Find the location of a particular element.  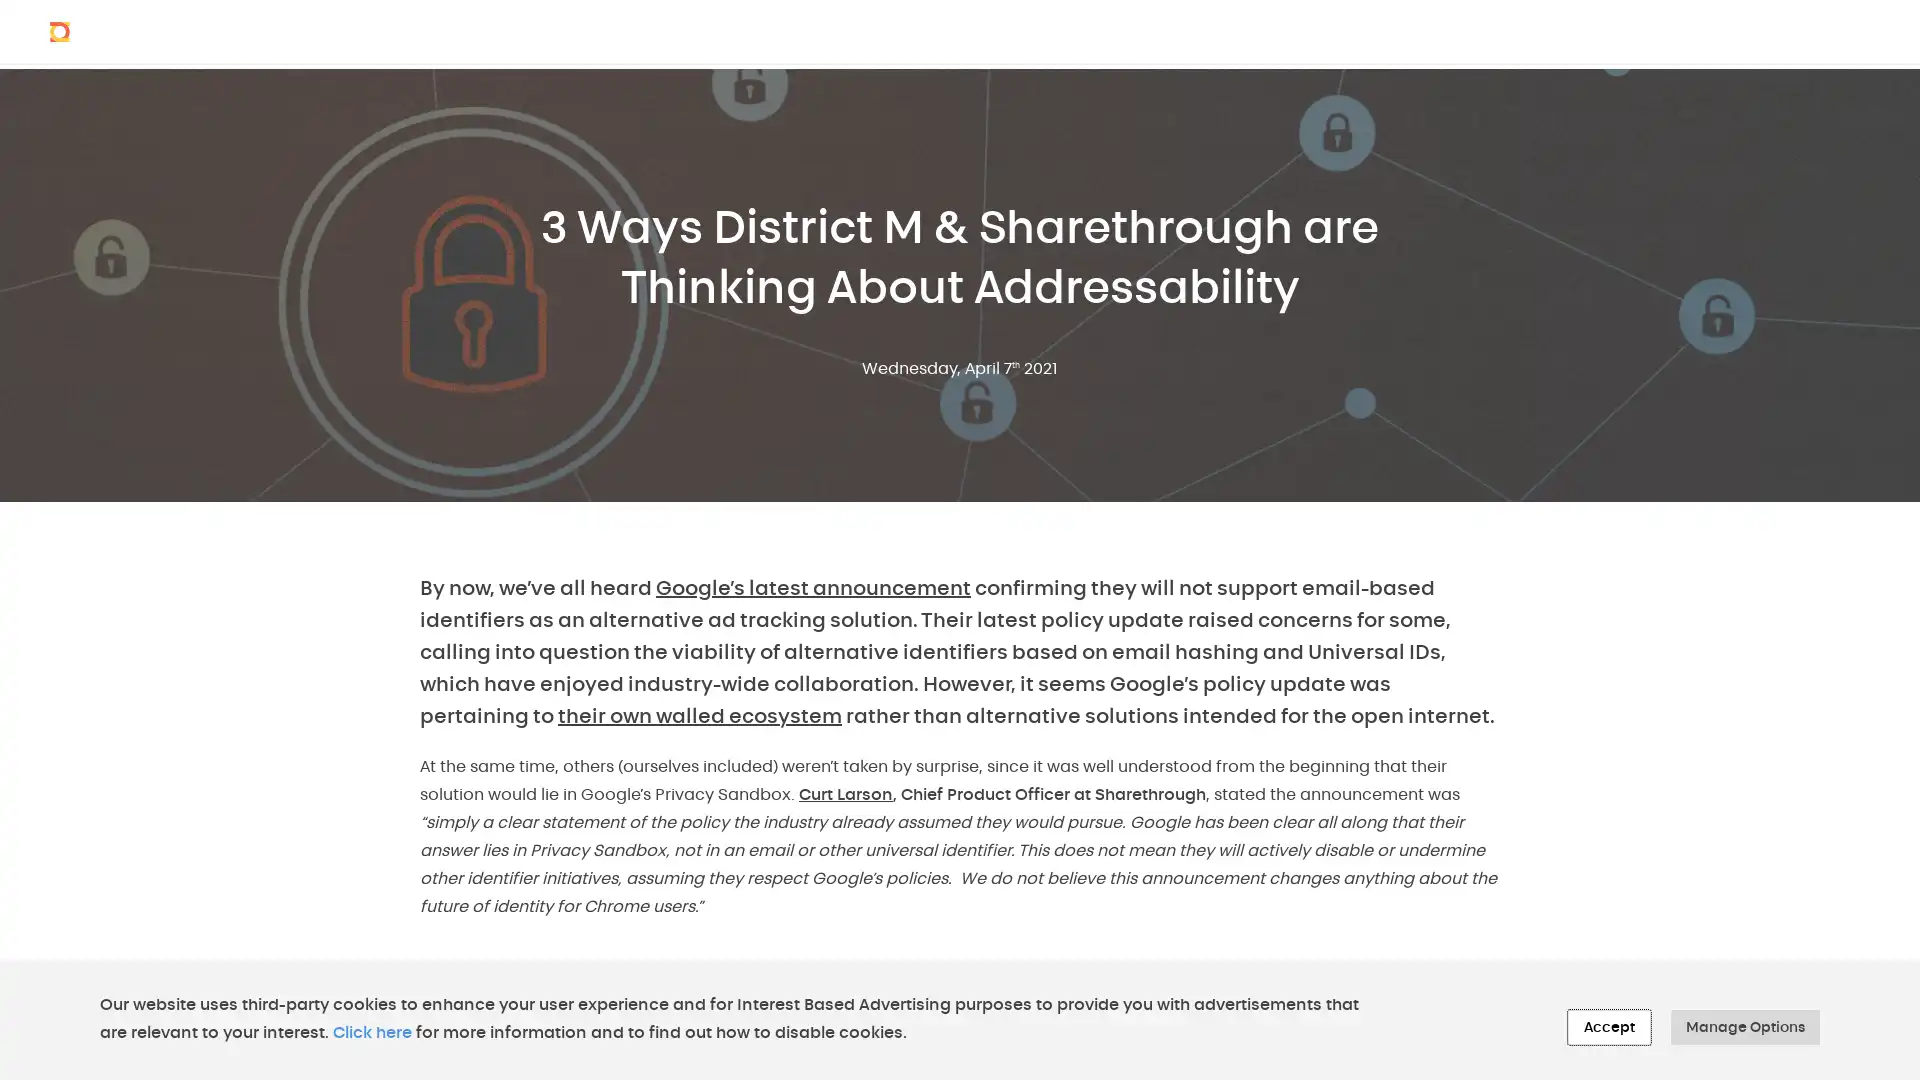

Accept is located at coordinates (1609, 1027).